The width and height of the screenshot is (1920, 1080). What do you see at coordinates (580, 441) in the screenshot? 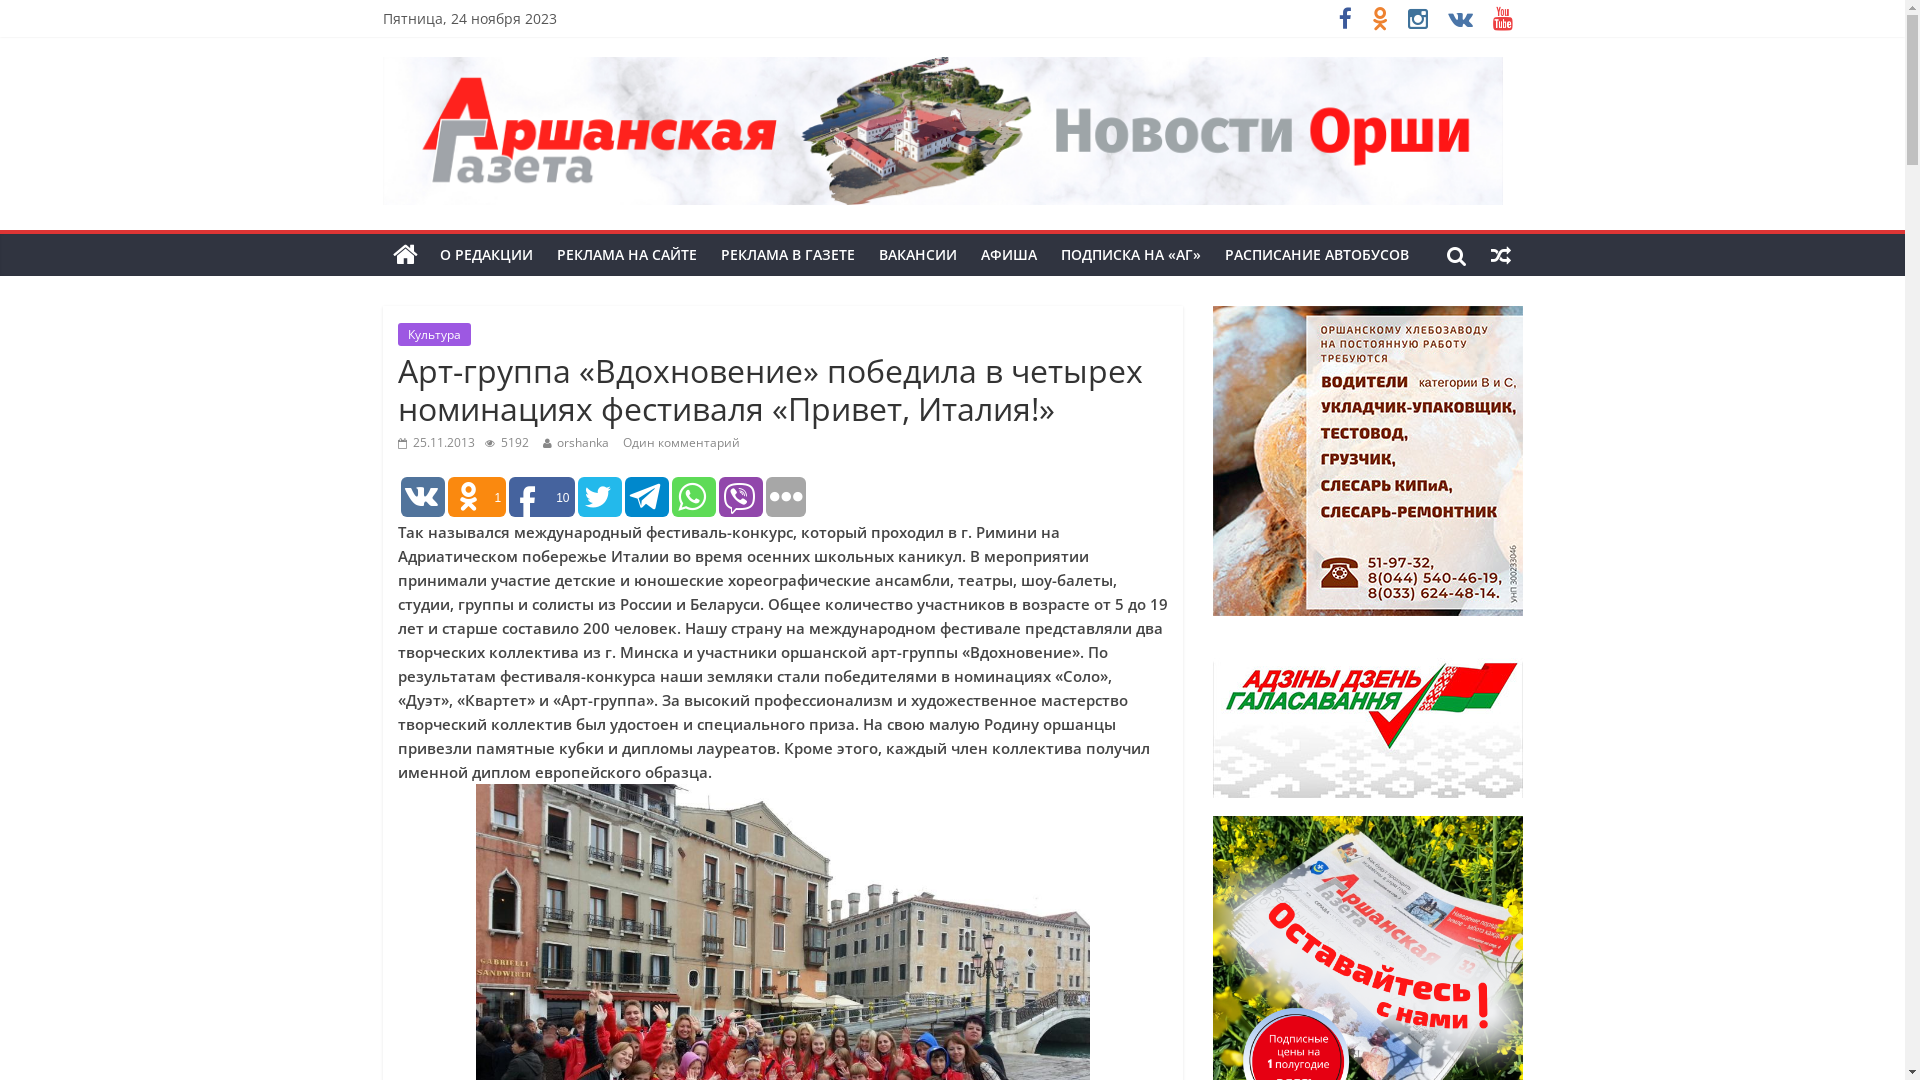
I see `'orshanka'` at bounding box center [580, 441].